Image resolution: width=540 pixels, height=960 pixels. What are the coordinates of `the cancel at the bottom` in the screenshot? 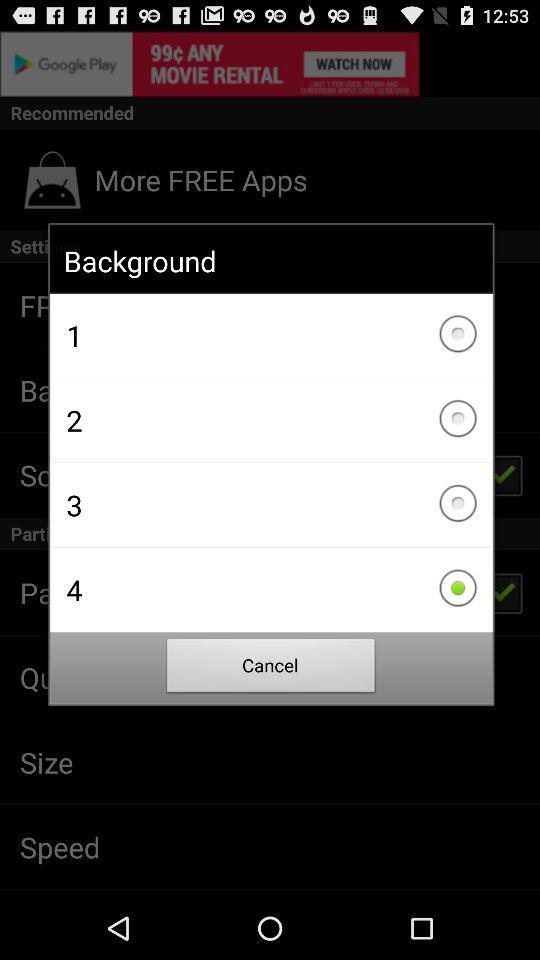 It's located at (270, 668).